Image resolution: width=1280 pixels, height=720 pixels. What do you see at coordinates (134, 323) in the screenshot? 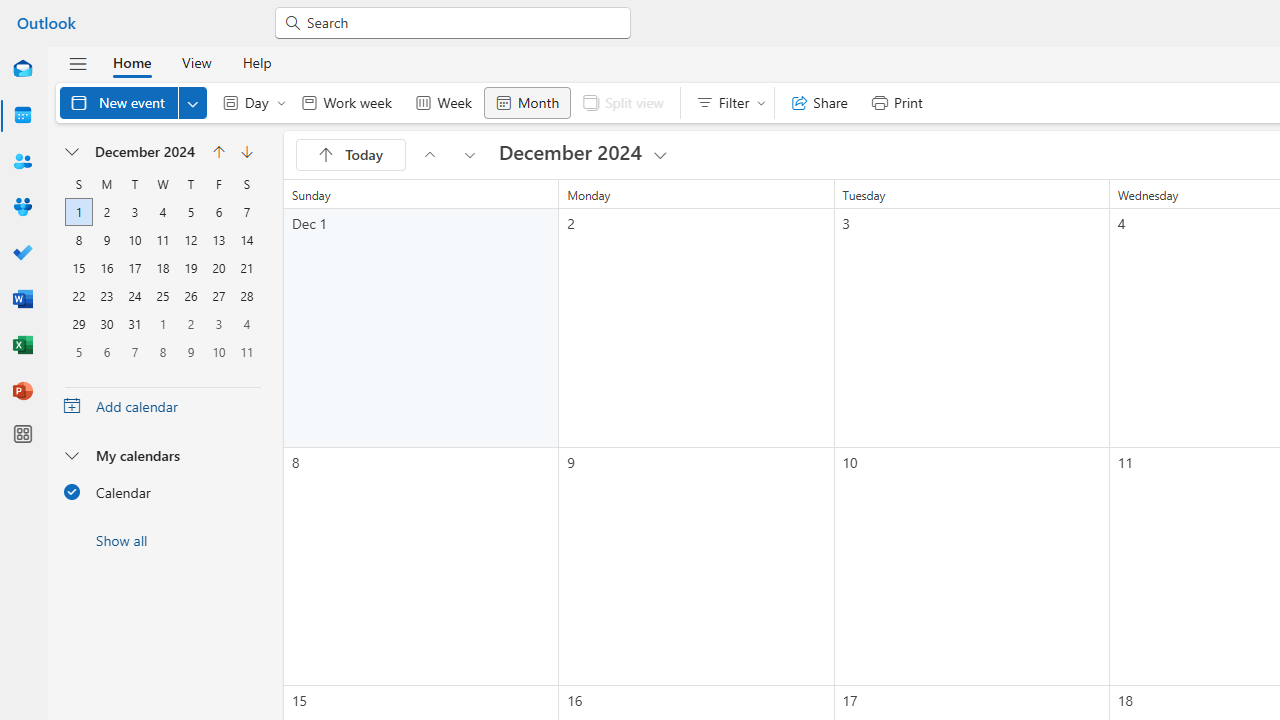
I see `'31, December, 2024'` at bounding box center [134, 323].